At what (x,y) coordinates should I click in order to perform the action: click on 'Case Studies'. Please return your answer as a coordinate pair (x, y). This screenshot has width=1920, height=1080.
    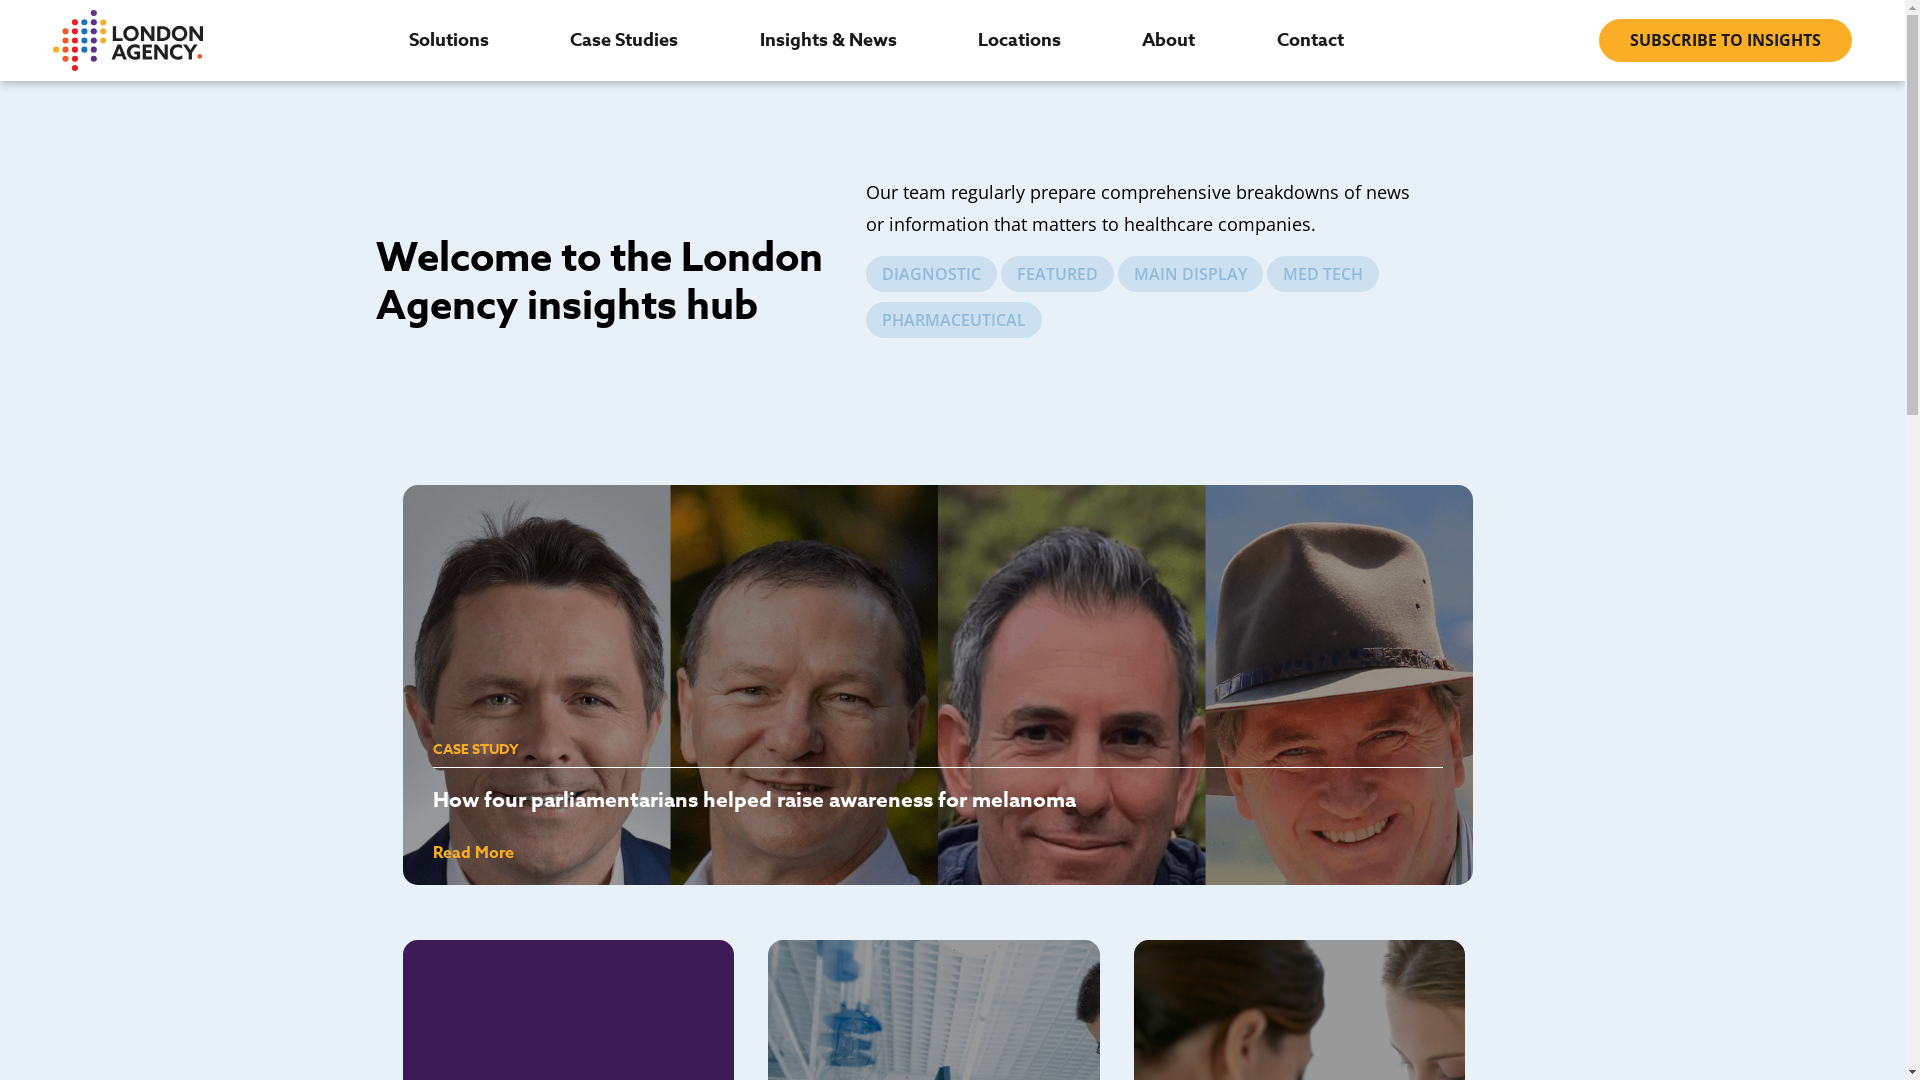
    Looking at the image, I should click on (623, 39).